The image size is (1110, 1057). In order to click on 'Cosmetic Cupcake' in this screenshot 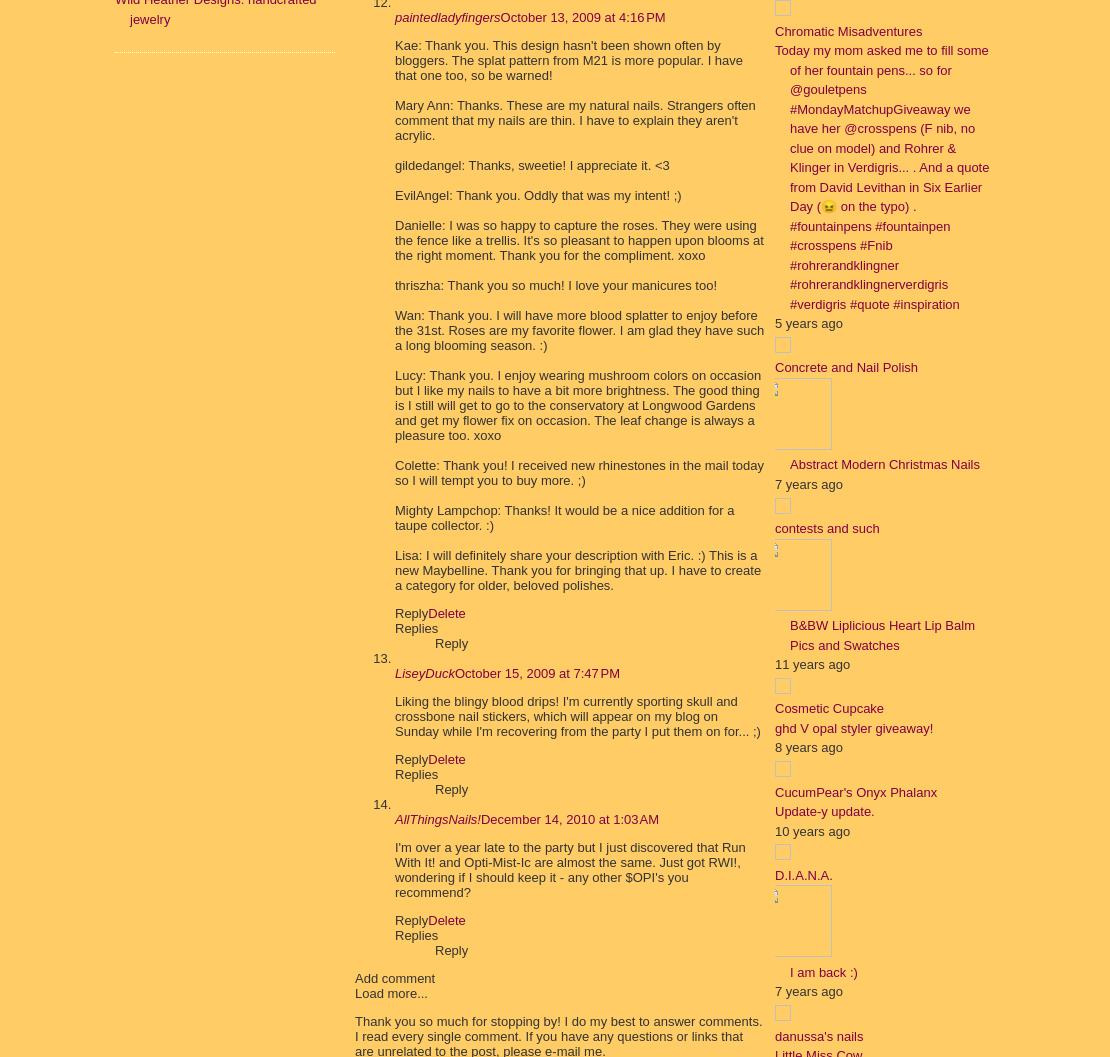, I will do `click(774, 707)`.